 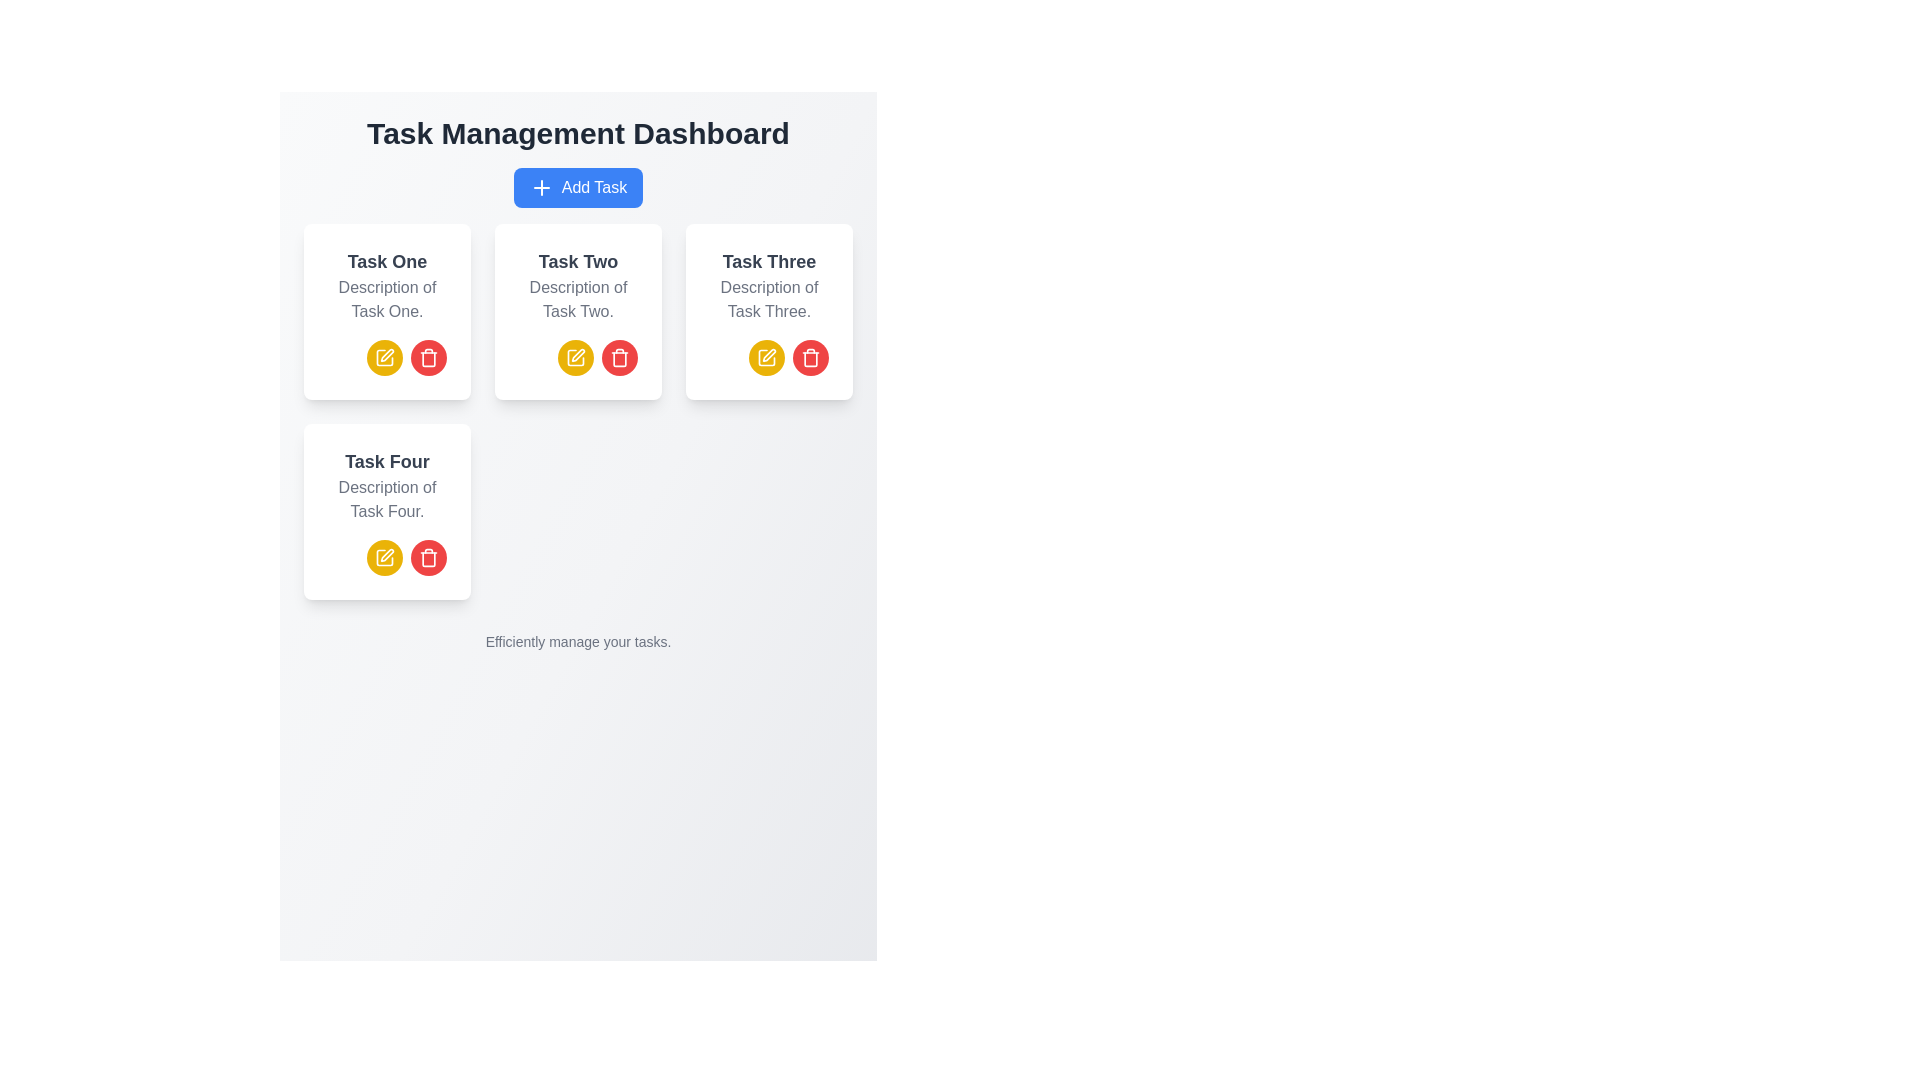 What do you see at coordinates (618, 357) in the screenshot?
I see `the delete icon button located at the bottom right of the 'Task Two' card` at bounding box center [618, 357].